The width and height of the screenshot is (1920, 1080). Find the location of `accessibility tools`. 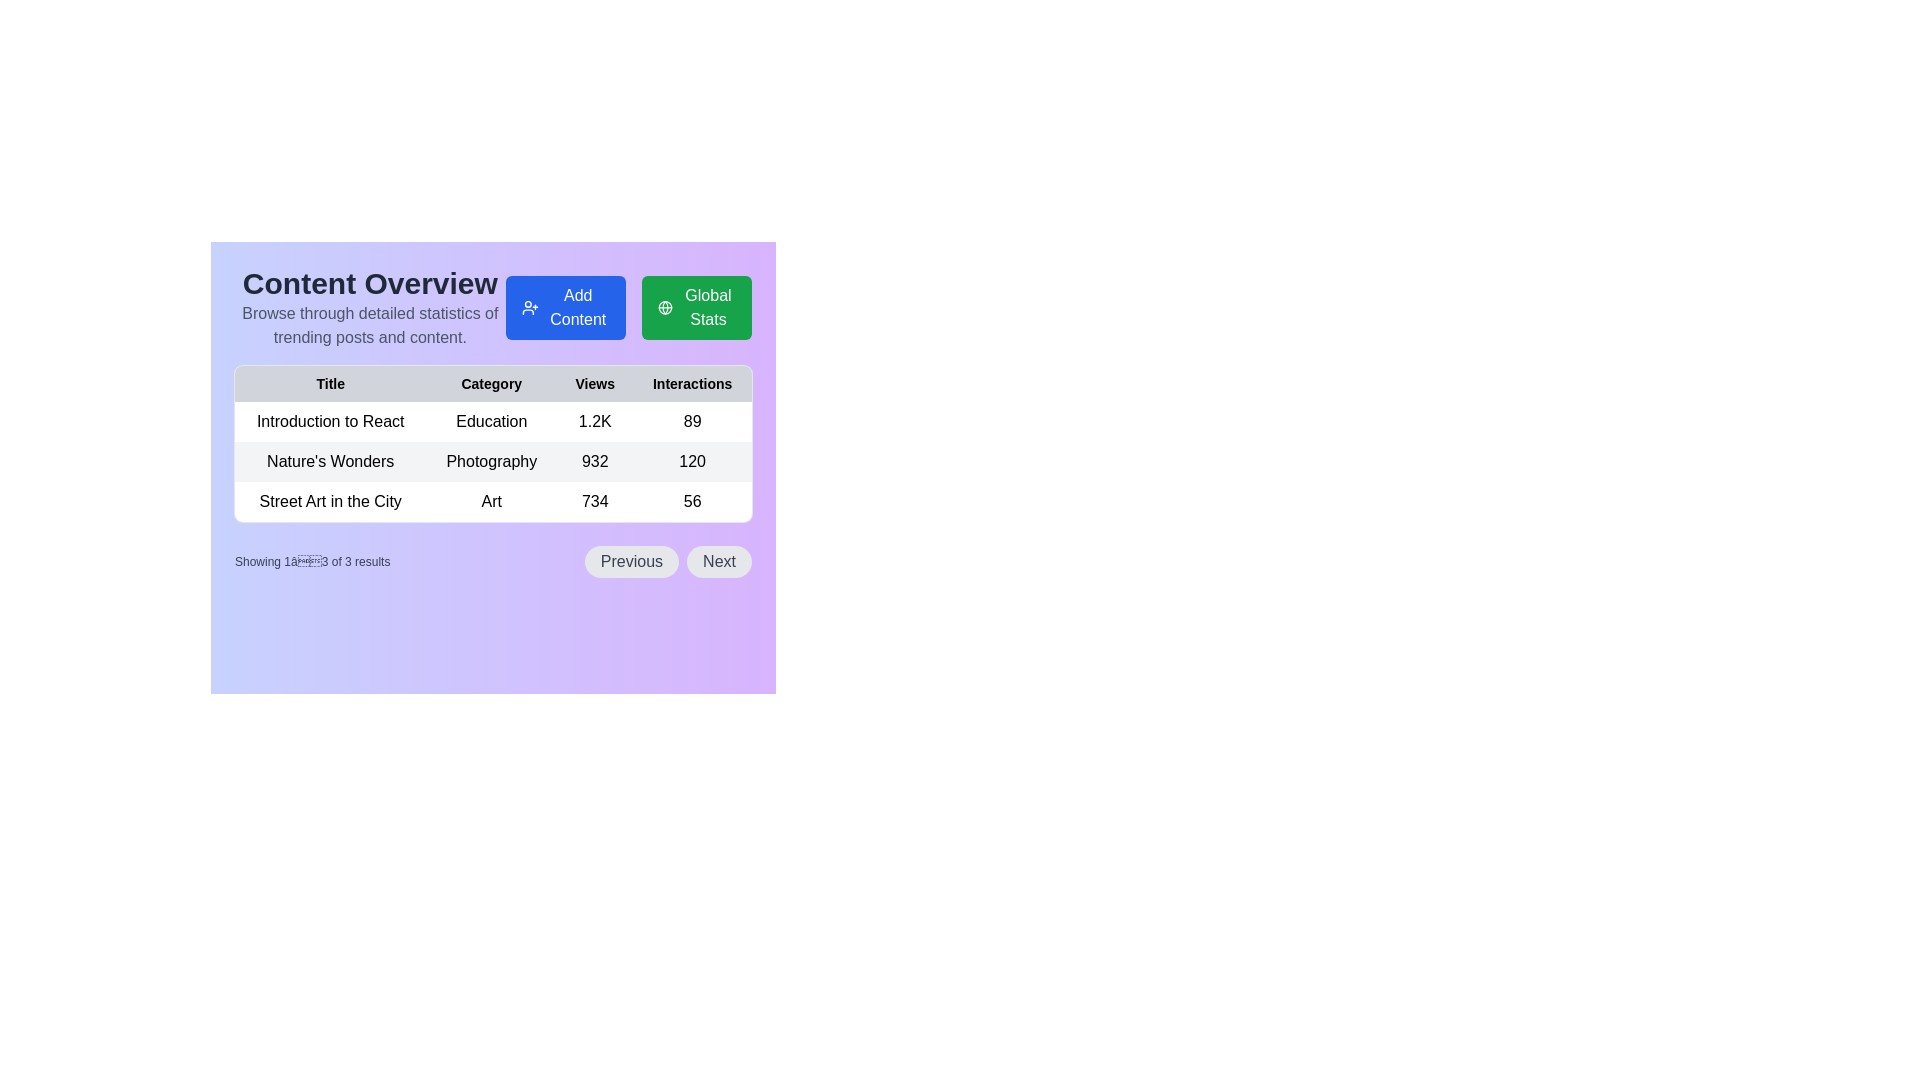

accessibility tools is located at coordinates (493, 462).